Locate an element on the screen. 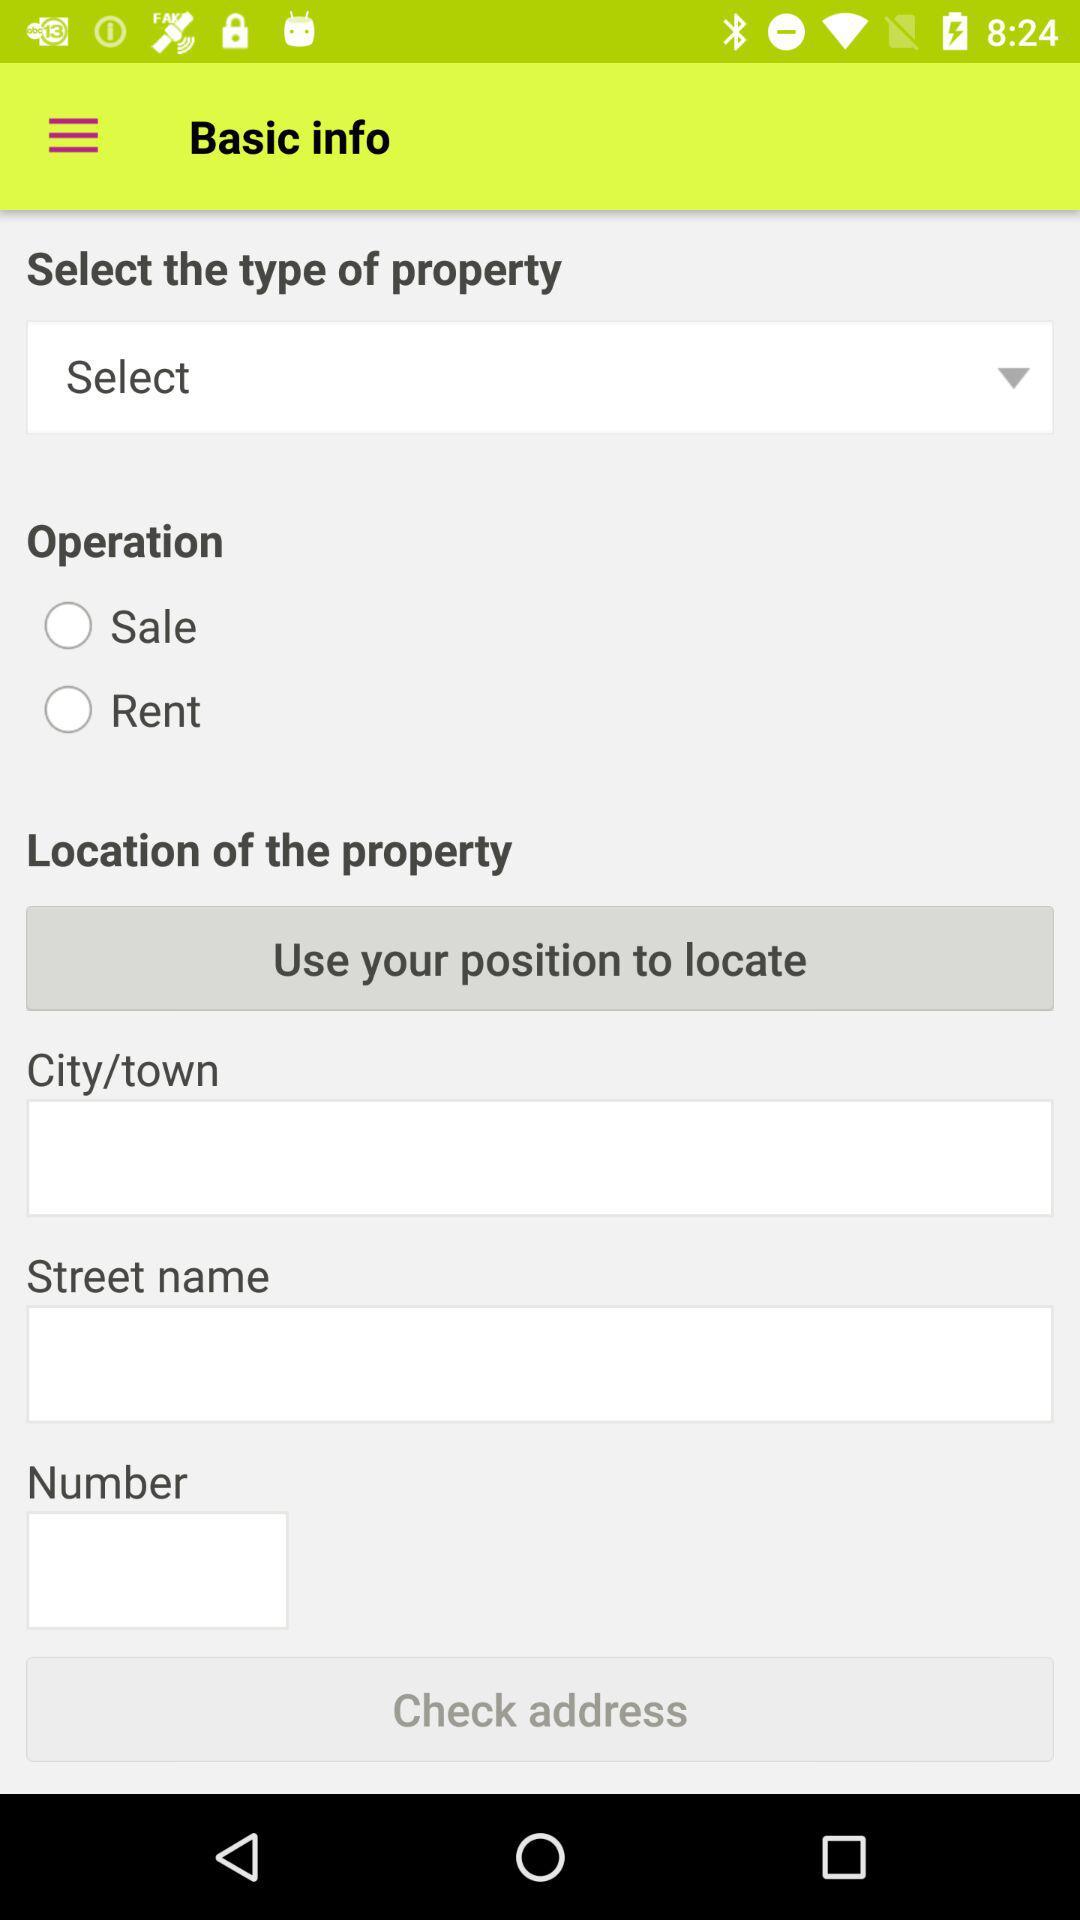 The height and width of the screenshot is (1920, 1080). street name enter box is located at coordinates (540, 1363).